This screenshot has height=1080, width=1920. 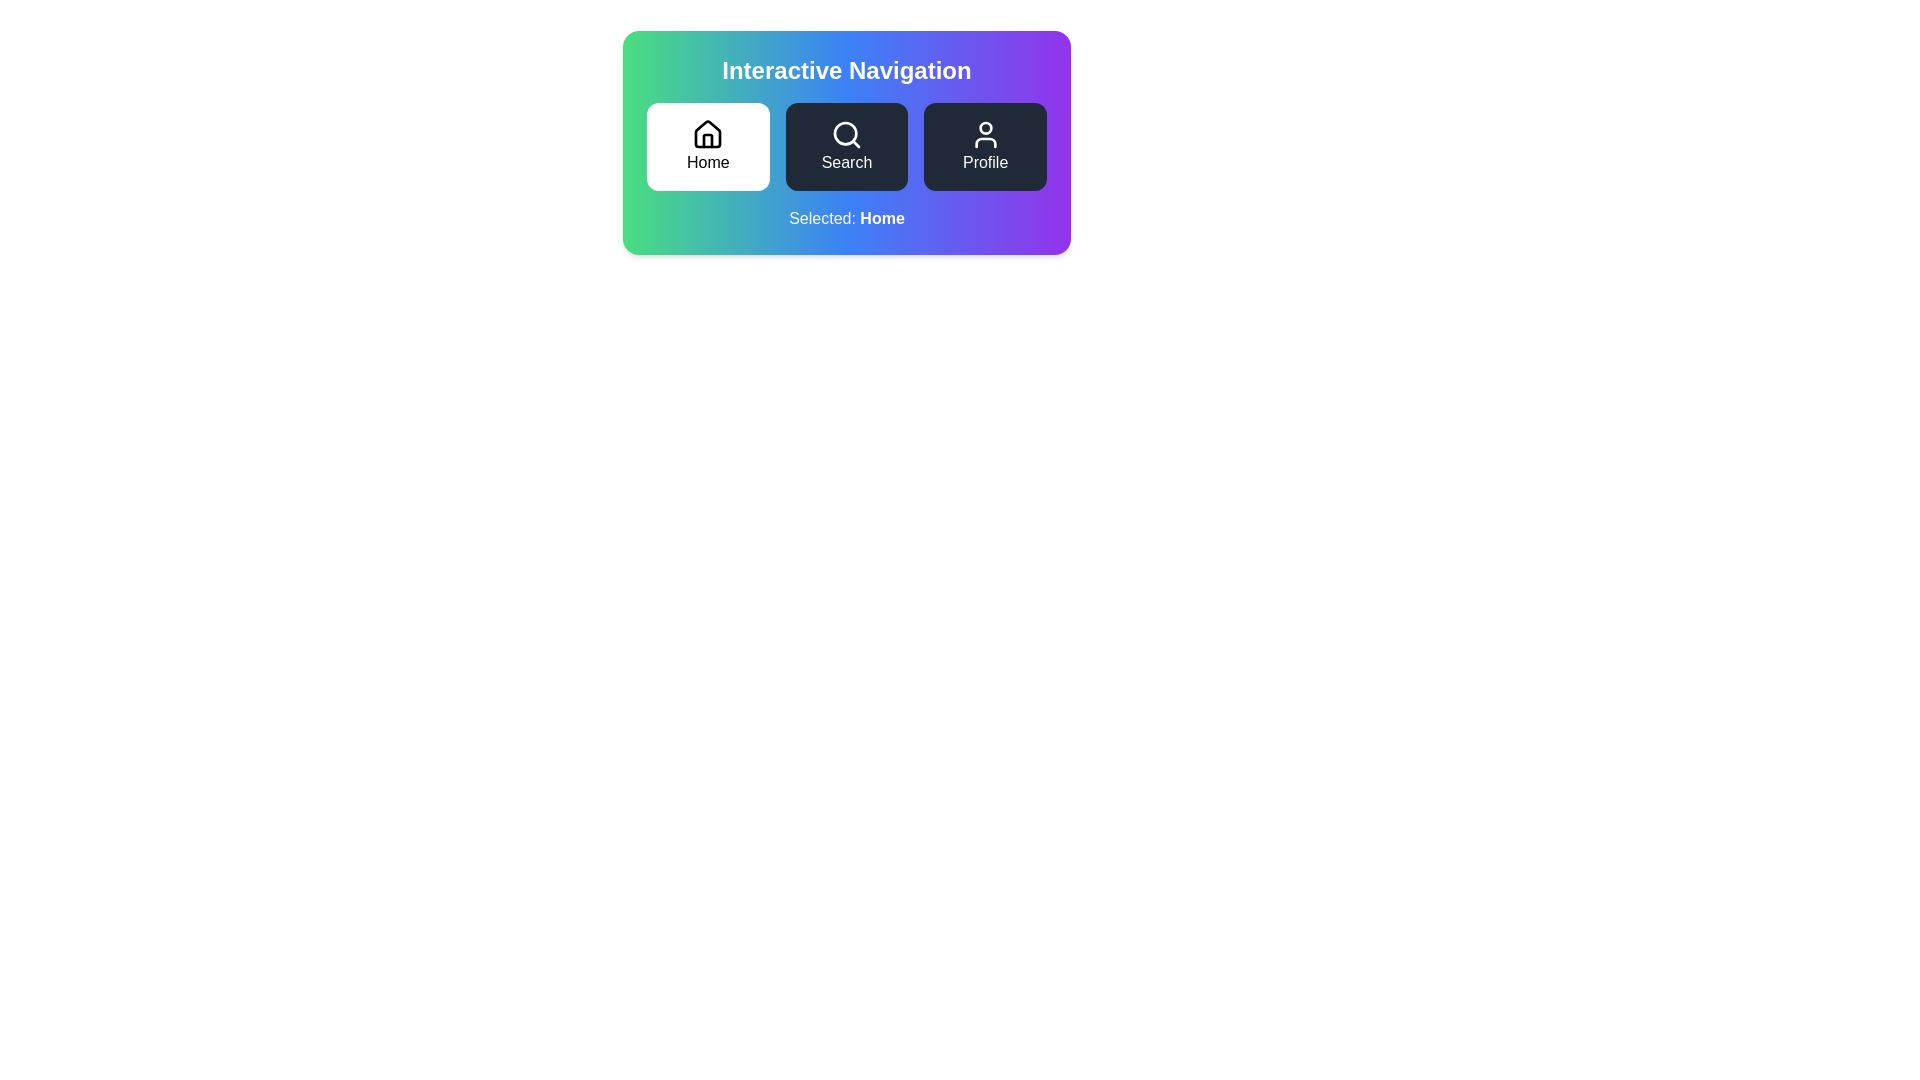 What do you see at coordinates (845, 133) in the screenshot?
I see `the circular magnifying glass icon located in the 'Search' section of the navigation panel` at bounding box center [845, 133].